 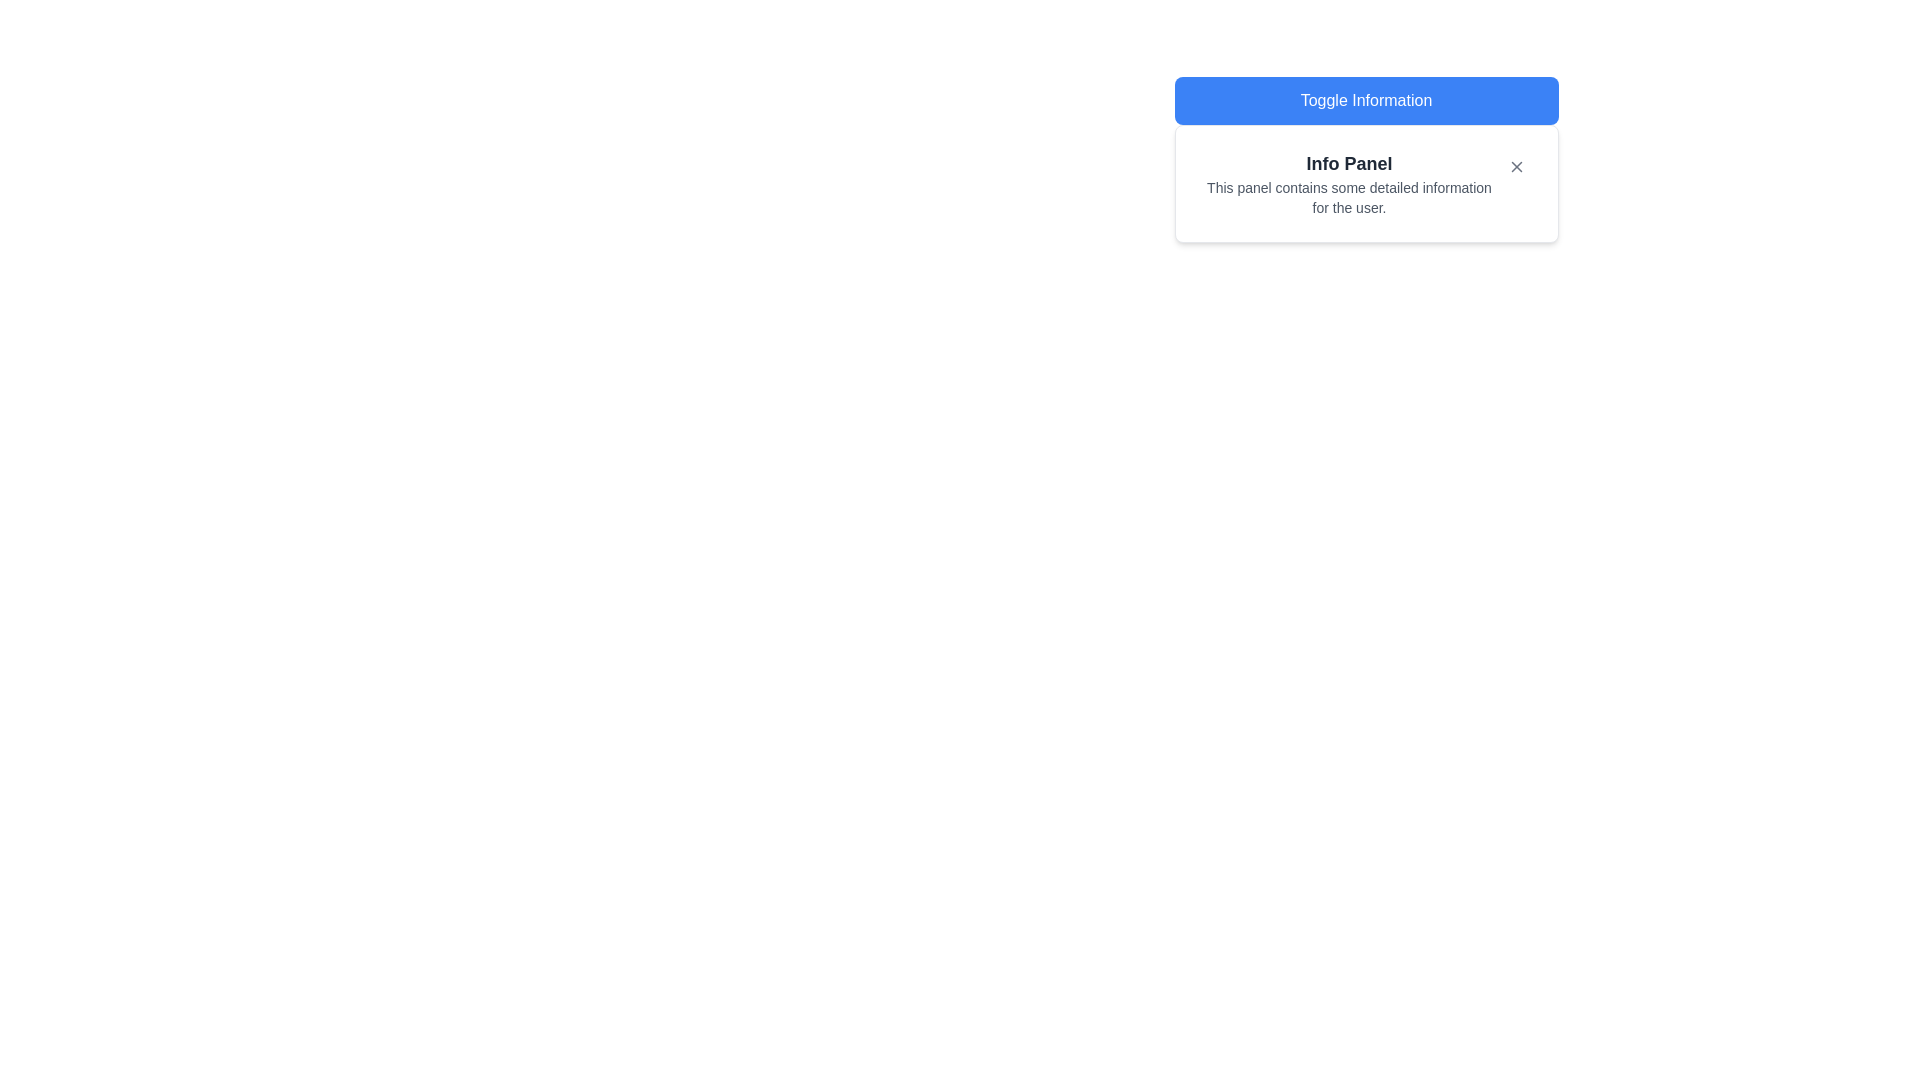 What do you see at coordinates (1365, 184) in the screenshot?
I see `the text block labeled 'Info Panel' that contains descriptive text about detailed information for the user` at bounding box center [1365, 184].